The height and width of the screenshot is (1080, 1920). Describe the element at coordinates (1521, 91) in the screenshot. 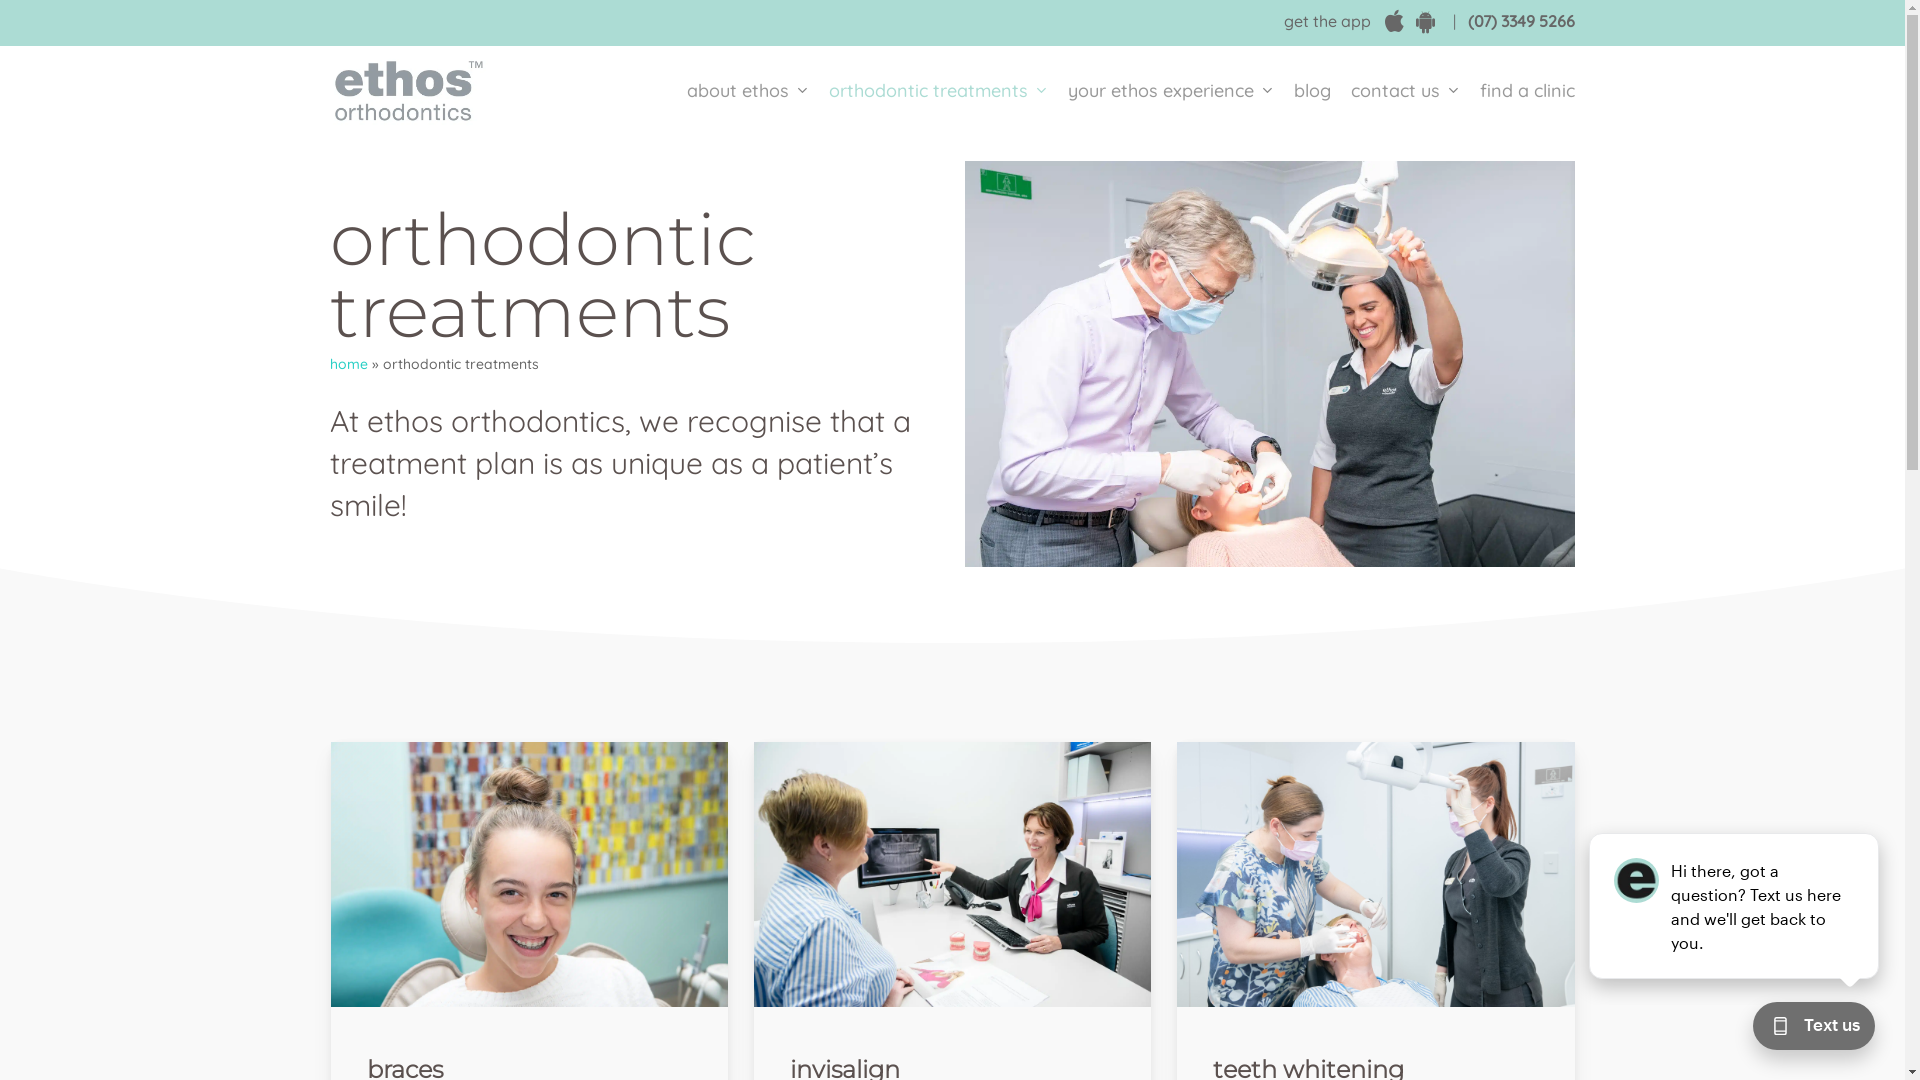

I see `'find a clinic'` at that location.